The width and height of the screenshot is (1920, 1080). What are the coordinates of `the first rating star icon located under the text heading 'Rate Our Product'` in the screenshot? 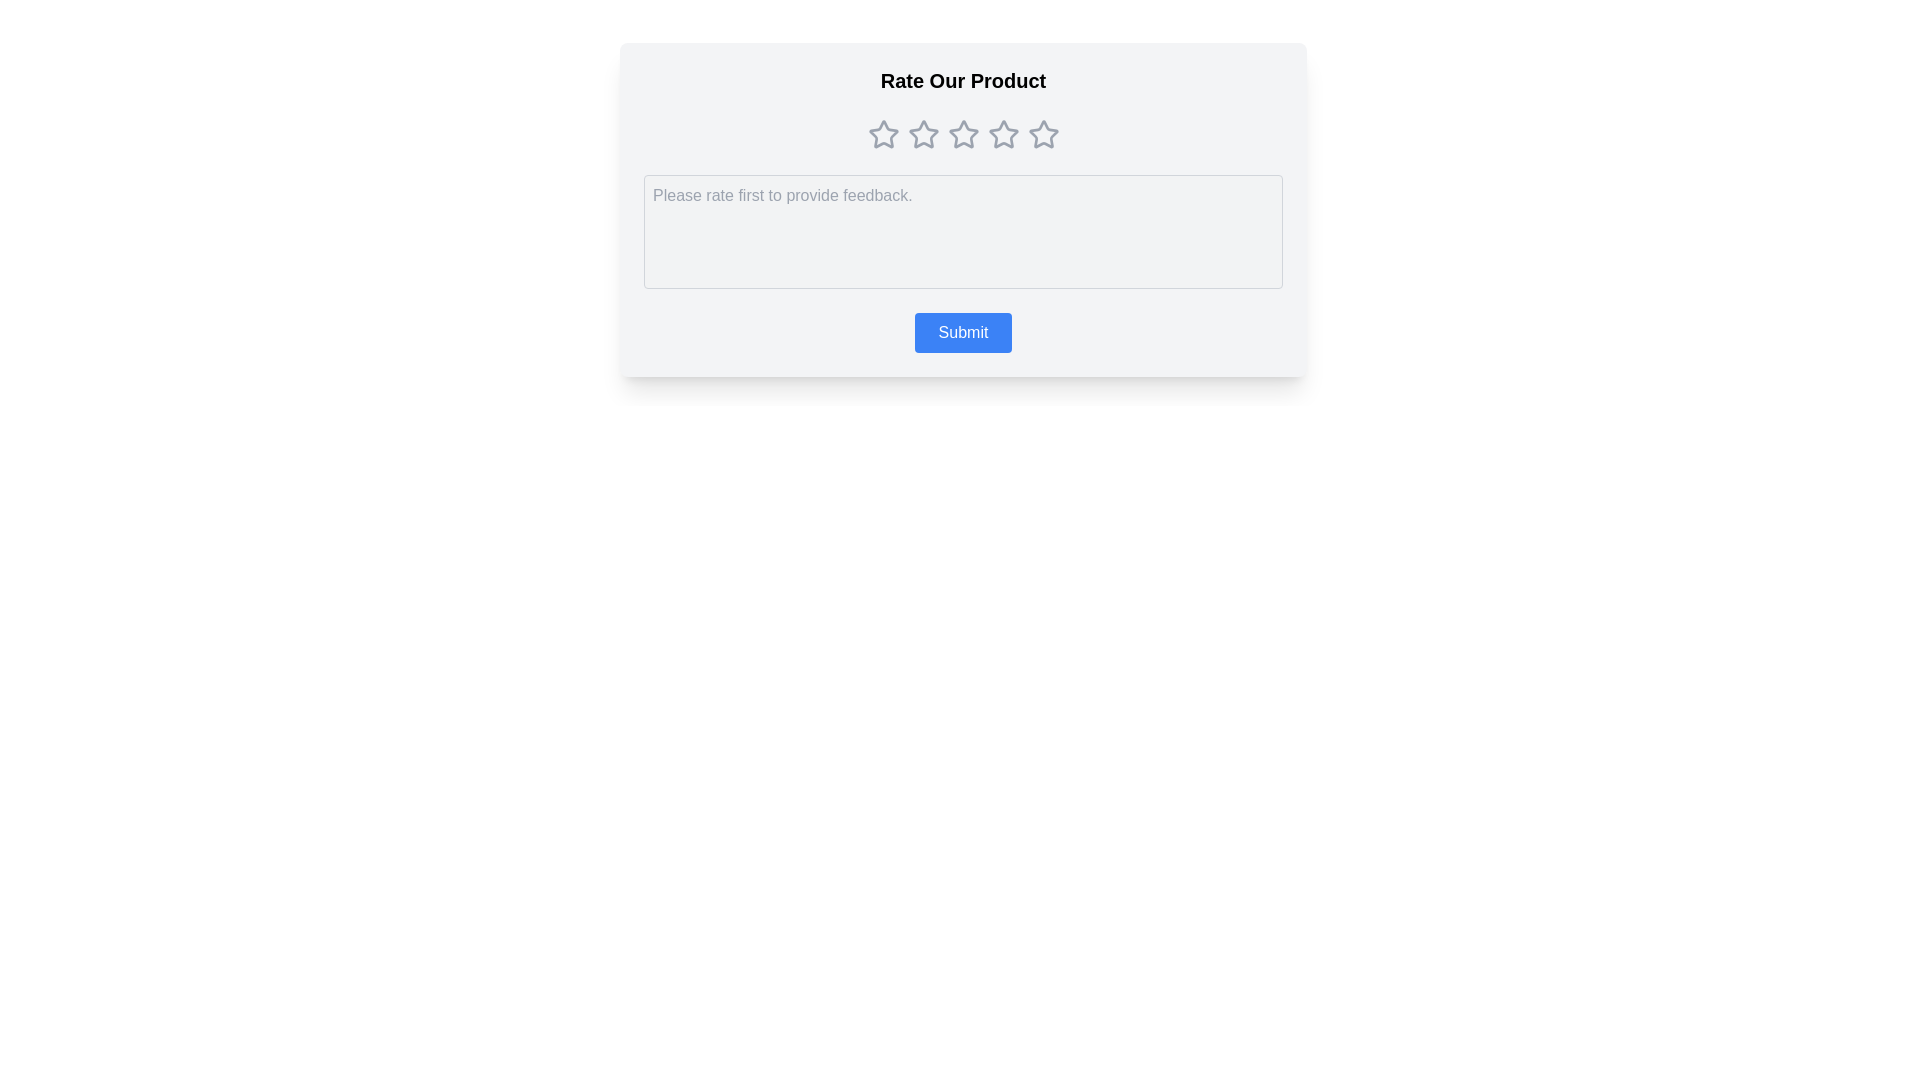 It's located at (882, 135).